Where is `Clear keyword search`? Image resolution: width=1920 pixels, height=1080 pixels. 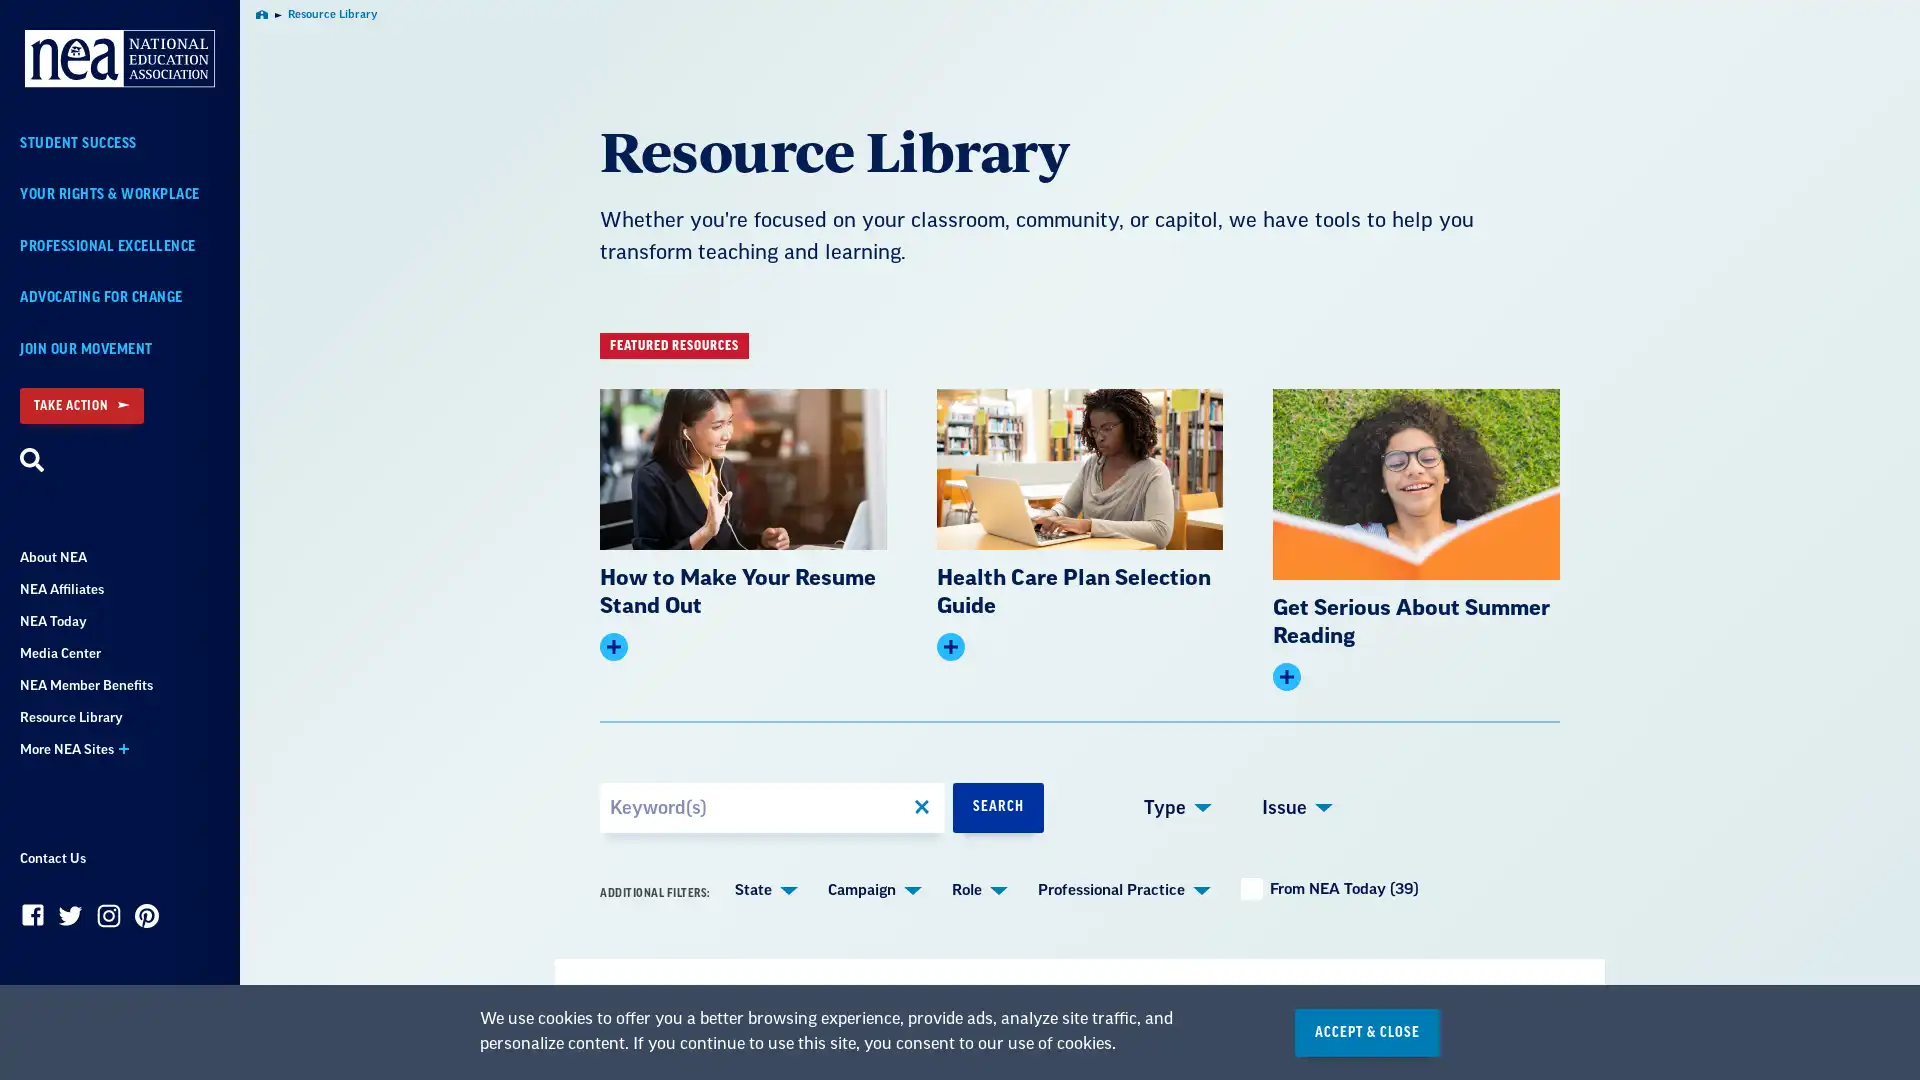 Clear keyword search is located at coordinates (920, 805).